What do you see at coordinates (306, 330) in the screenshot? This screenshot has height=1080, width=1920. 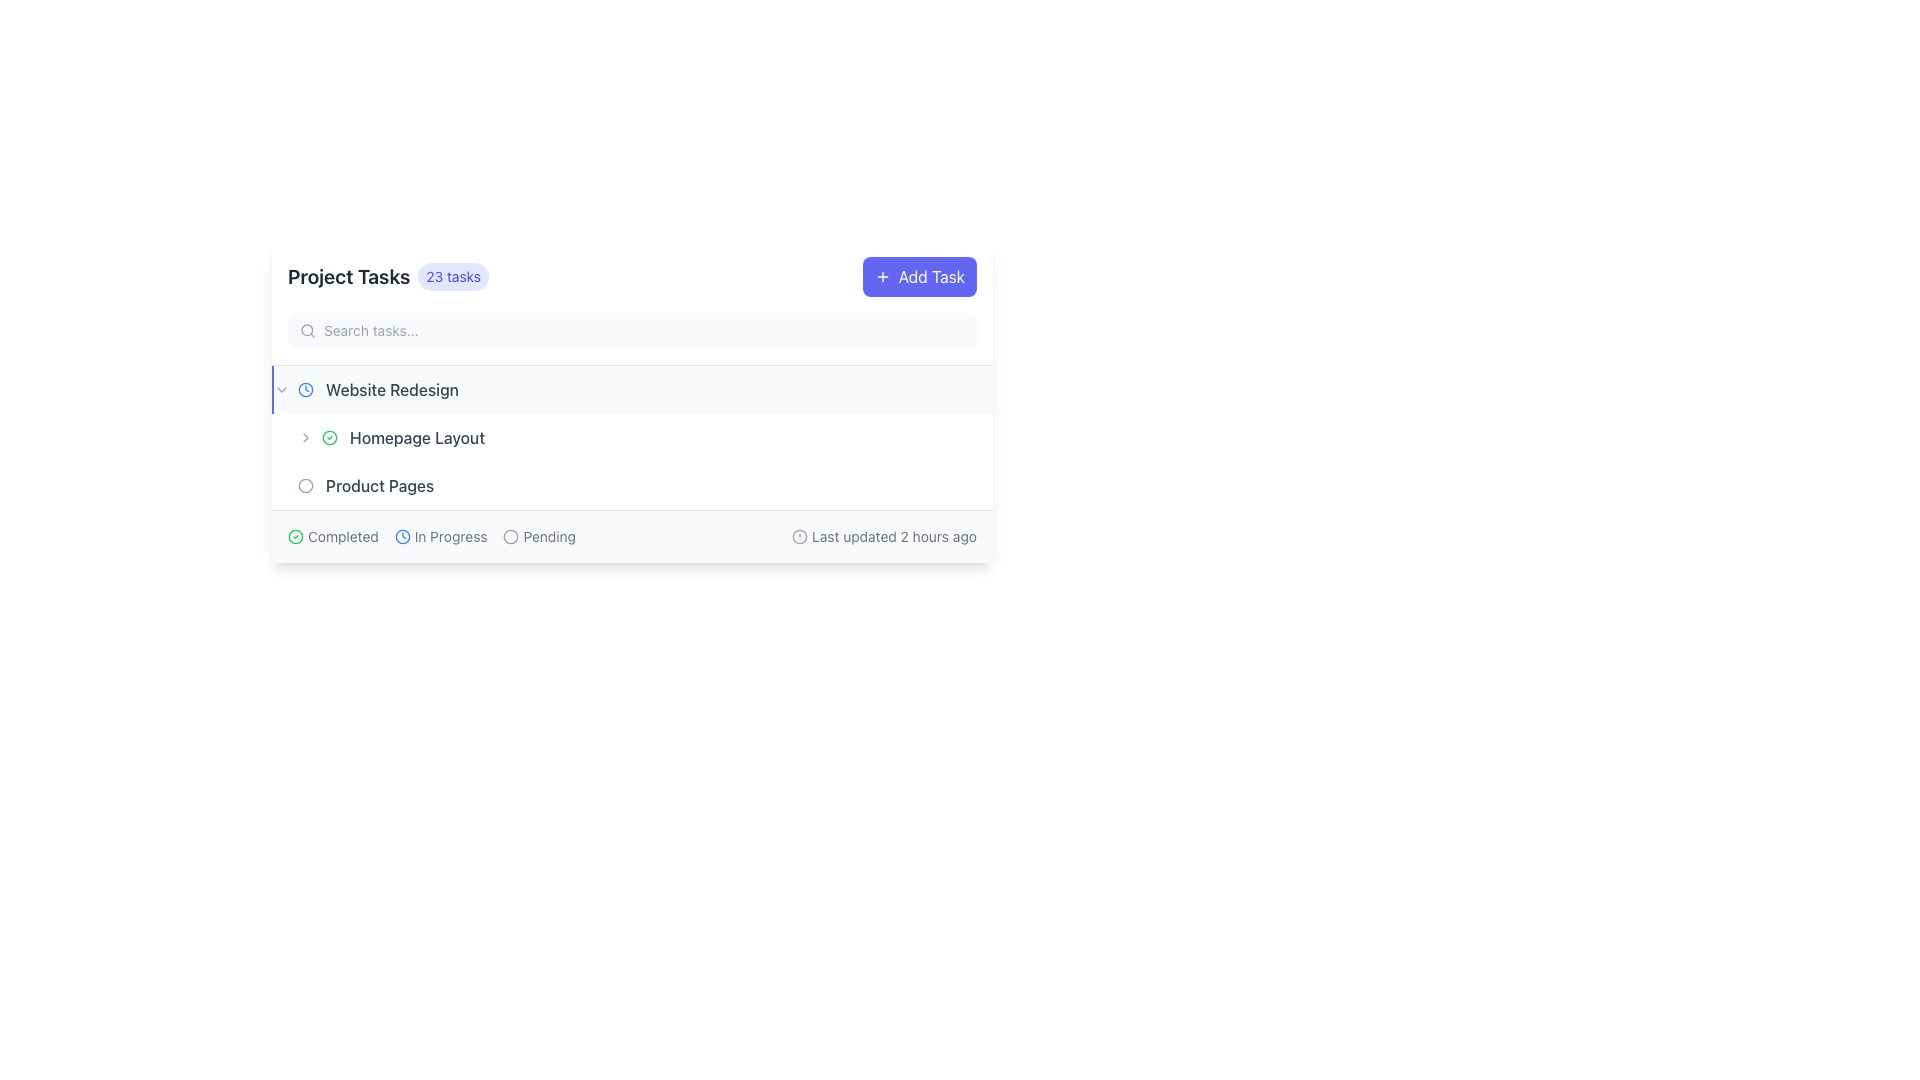 I see `the universal search icon resembling a magnifying glass, which is located inside the search input field before the placeholder text 'Search tasks...' under the header 'Project Tasks'` at bounding box center [306, 330].